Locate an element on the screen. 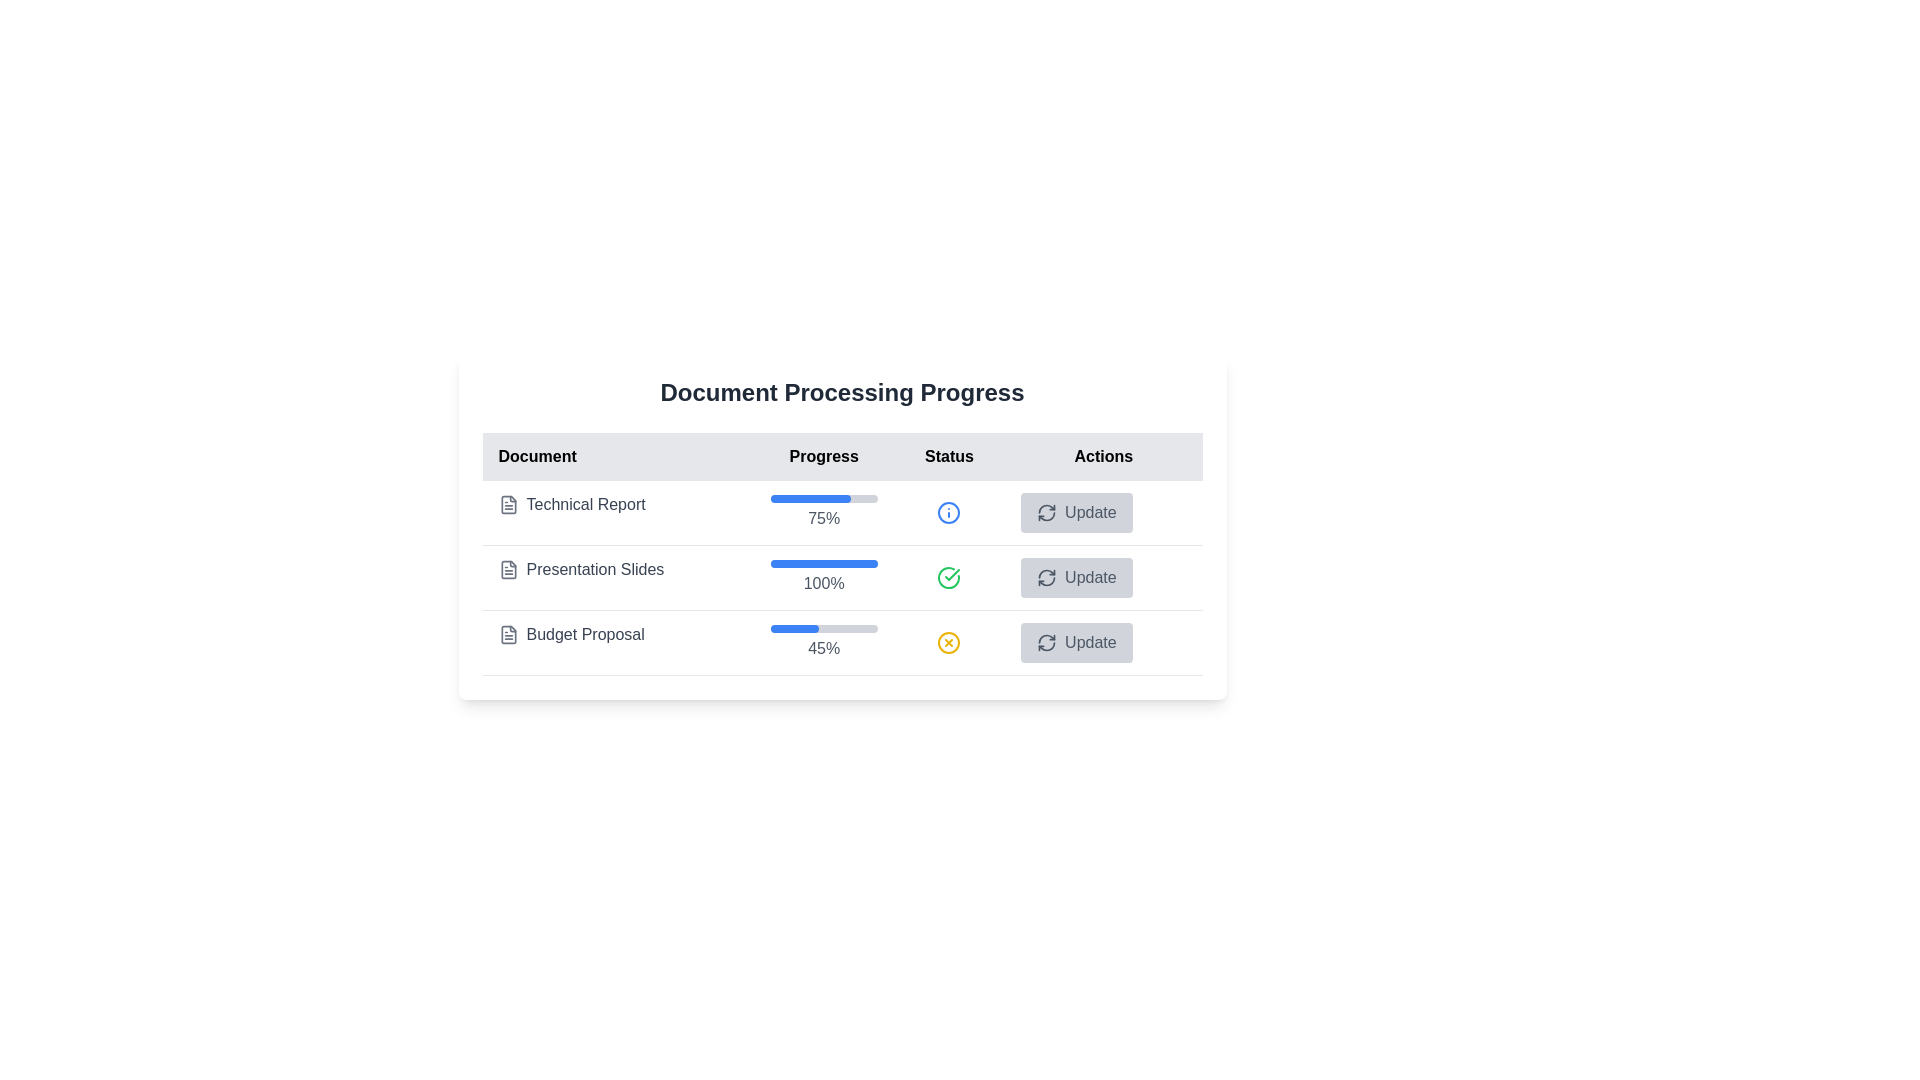 This screenshot has height=1080, width=1920. the progress indicator displaying '100%' for the document labeled 'Presentation Slides', which is the second row in the table of documents is located at coordinates (842, 578).